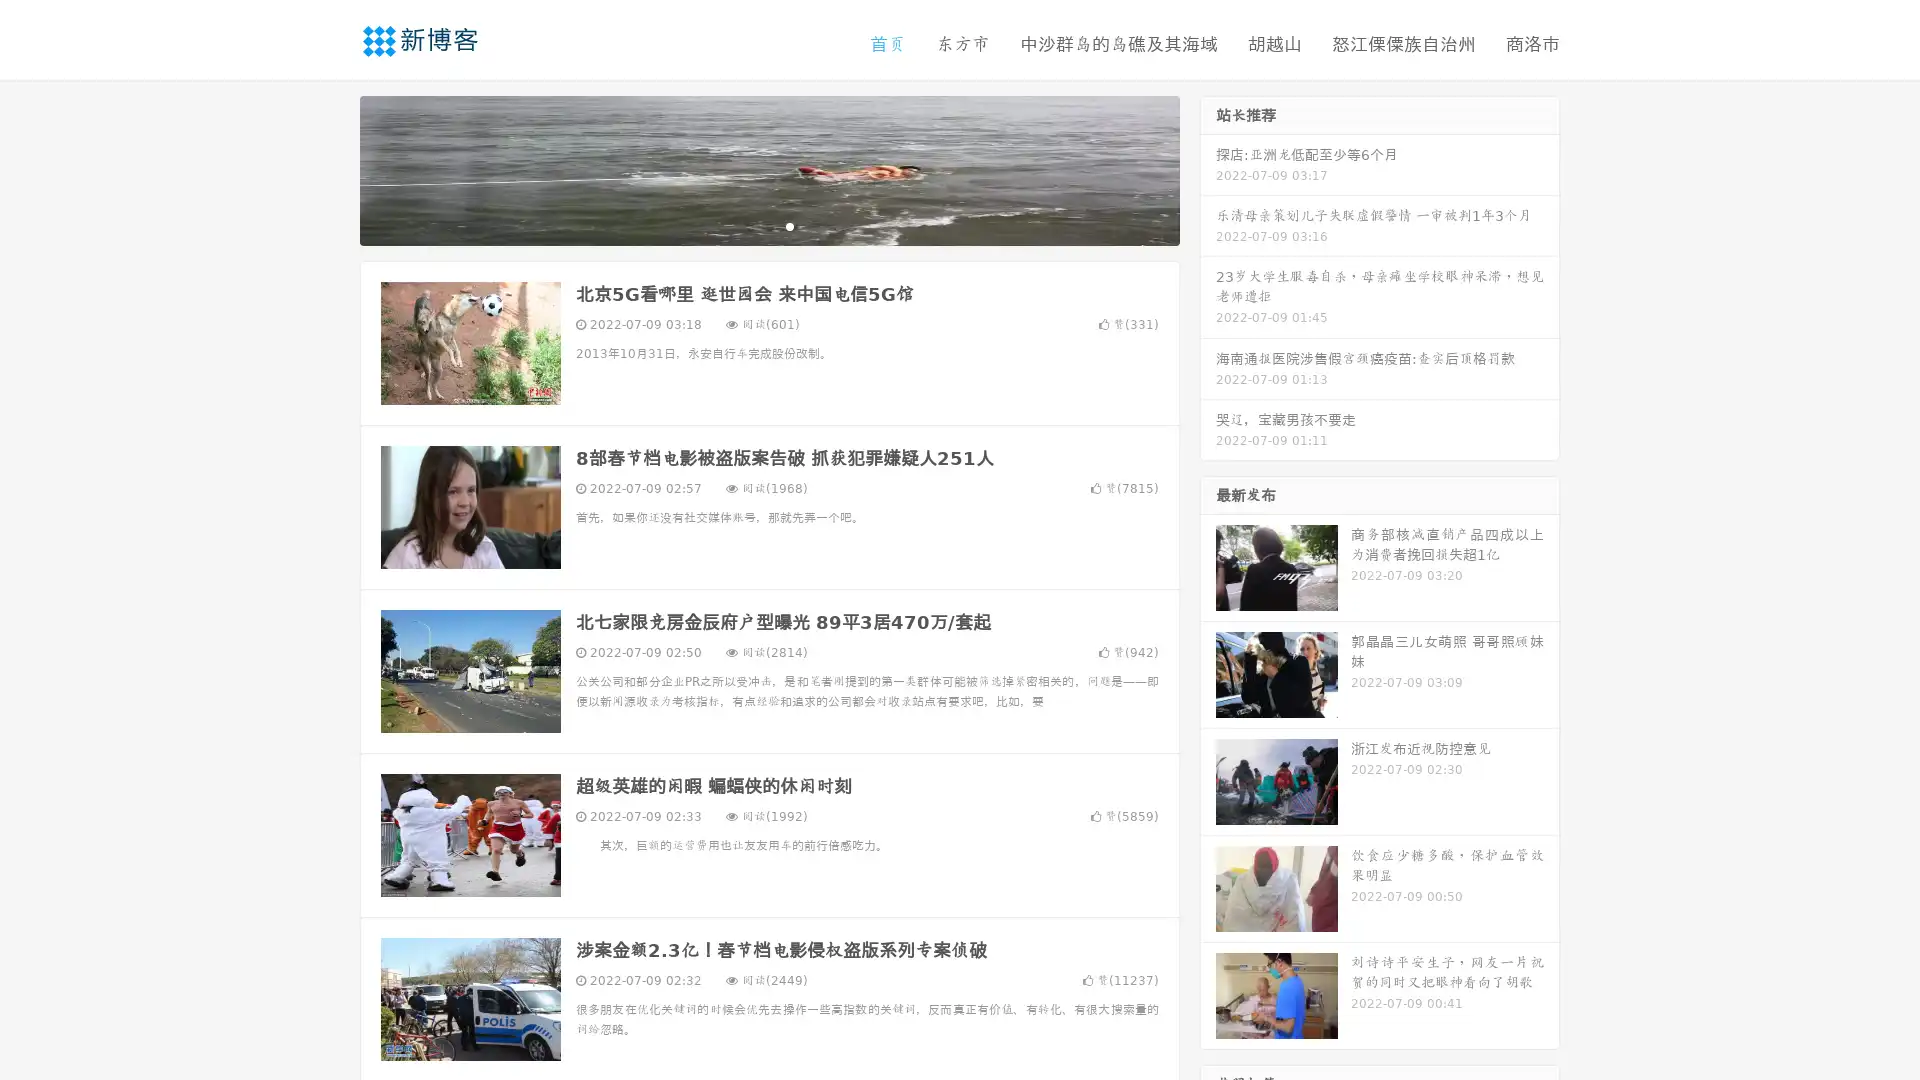 This screenshot has height=1080, width=1920. Describe the element at coordinates (1208, 168) in the screenshot. I see `Next slide` at that location.